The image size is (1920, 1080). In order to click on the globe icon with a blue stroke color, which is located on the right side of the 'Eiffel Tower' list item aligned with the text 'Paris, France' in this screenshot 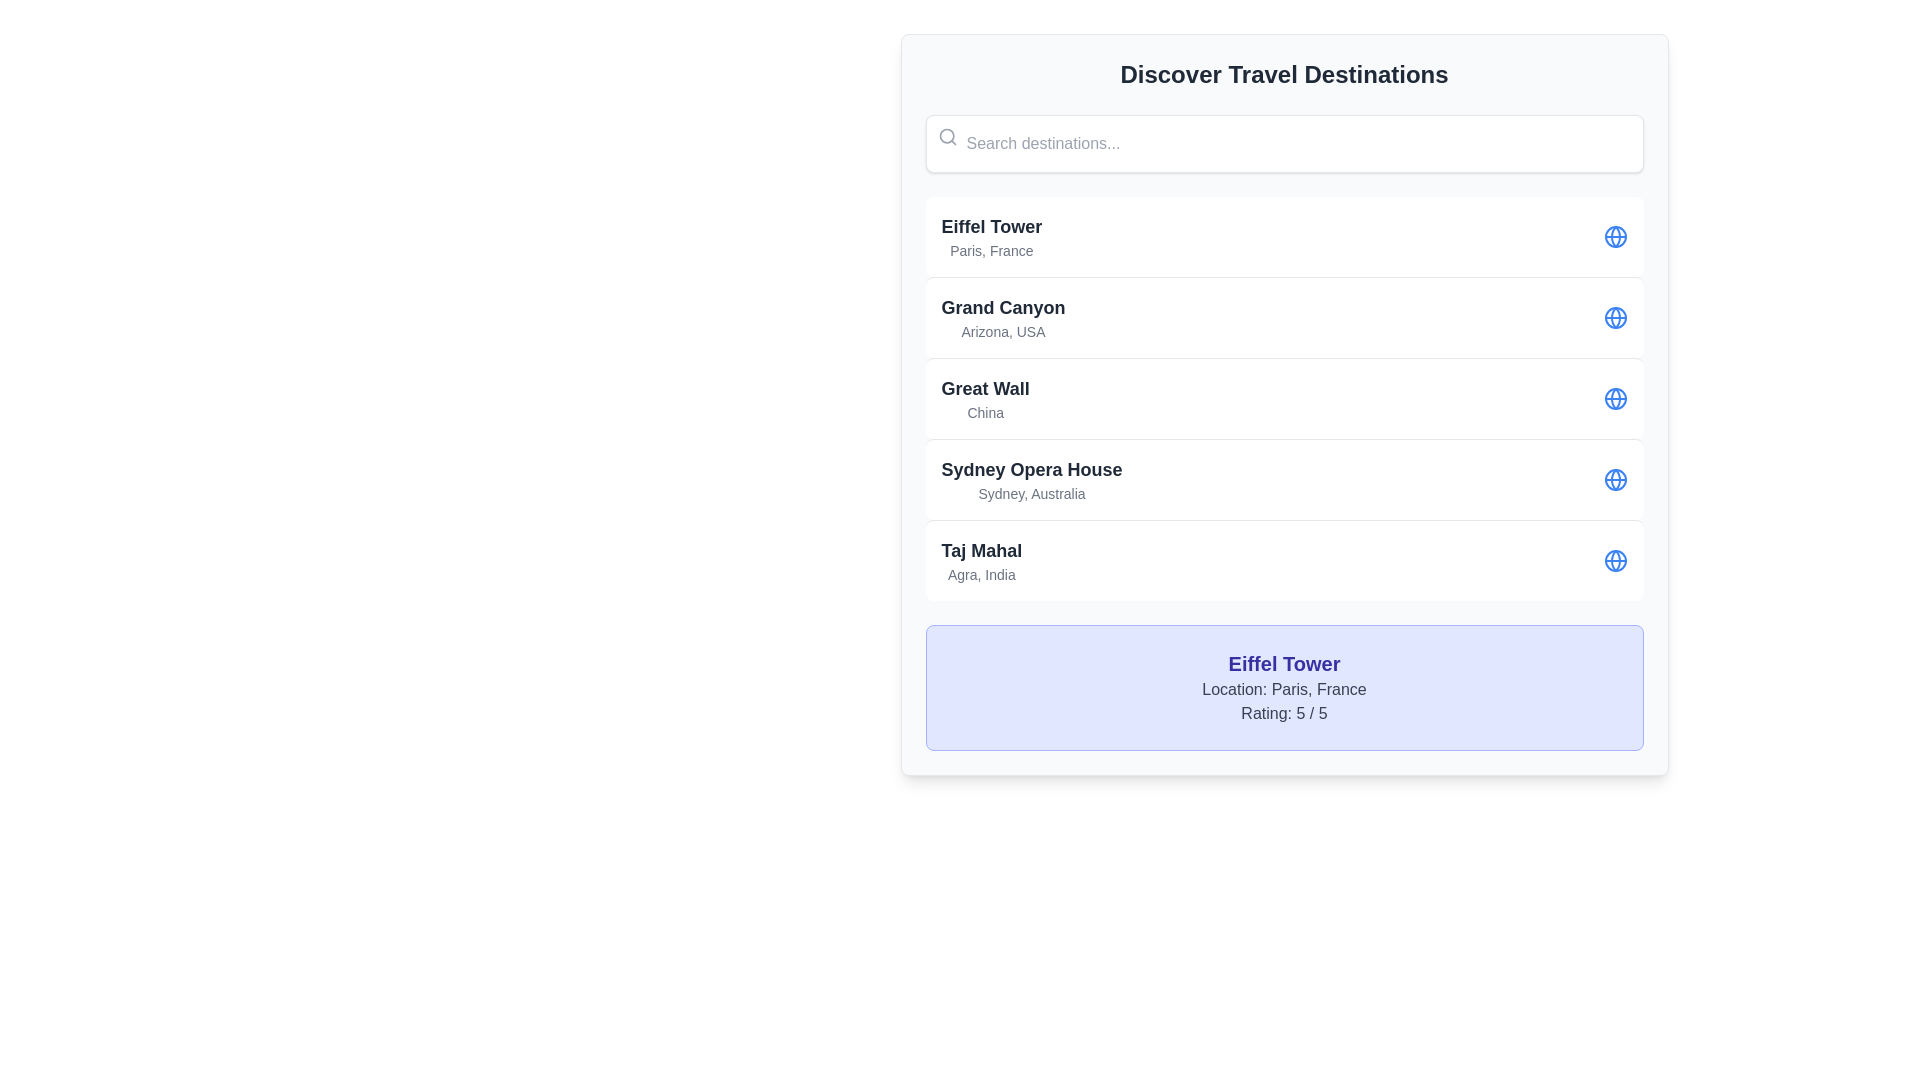, I will do `click(1615, 235)`.